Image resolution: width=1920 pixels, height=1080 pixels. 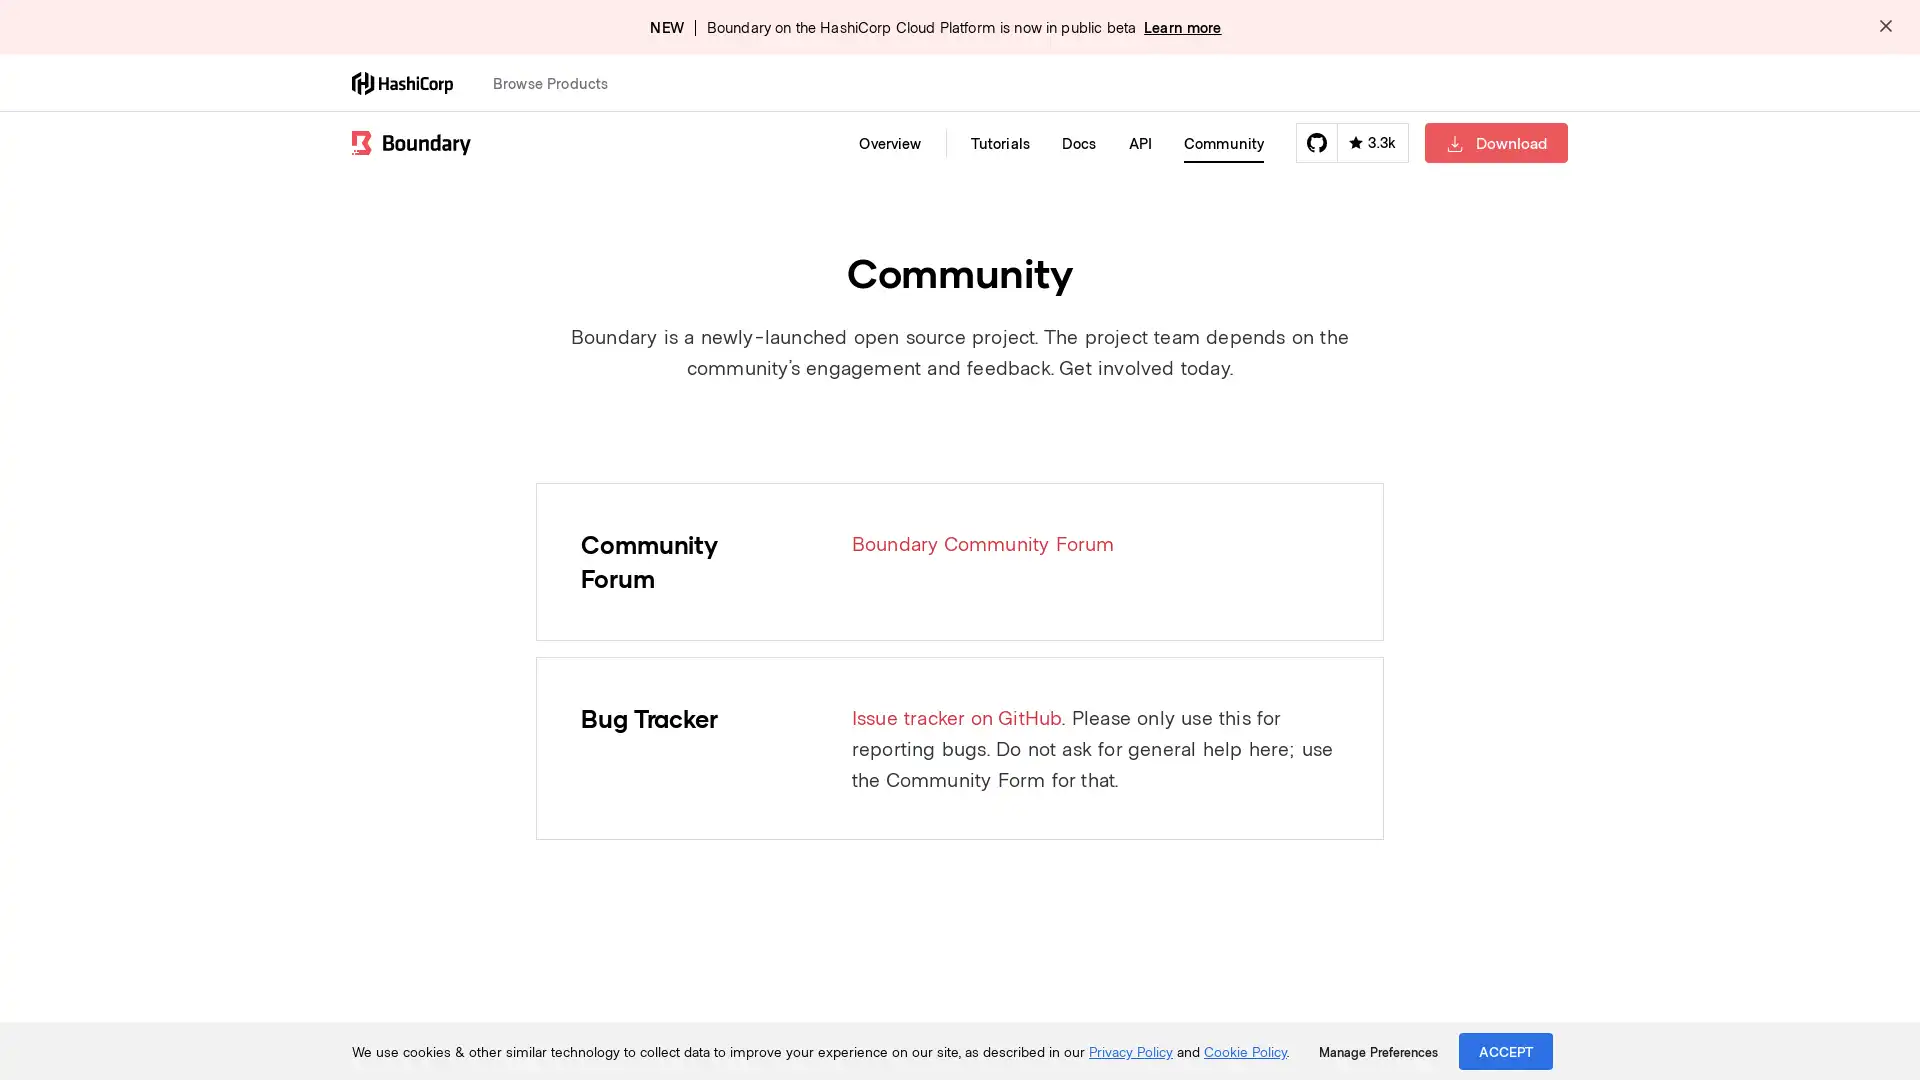 I want to click on Manage Preferences, so click(x=1377, y=1051).